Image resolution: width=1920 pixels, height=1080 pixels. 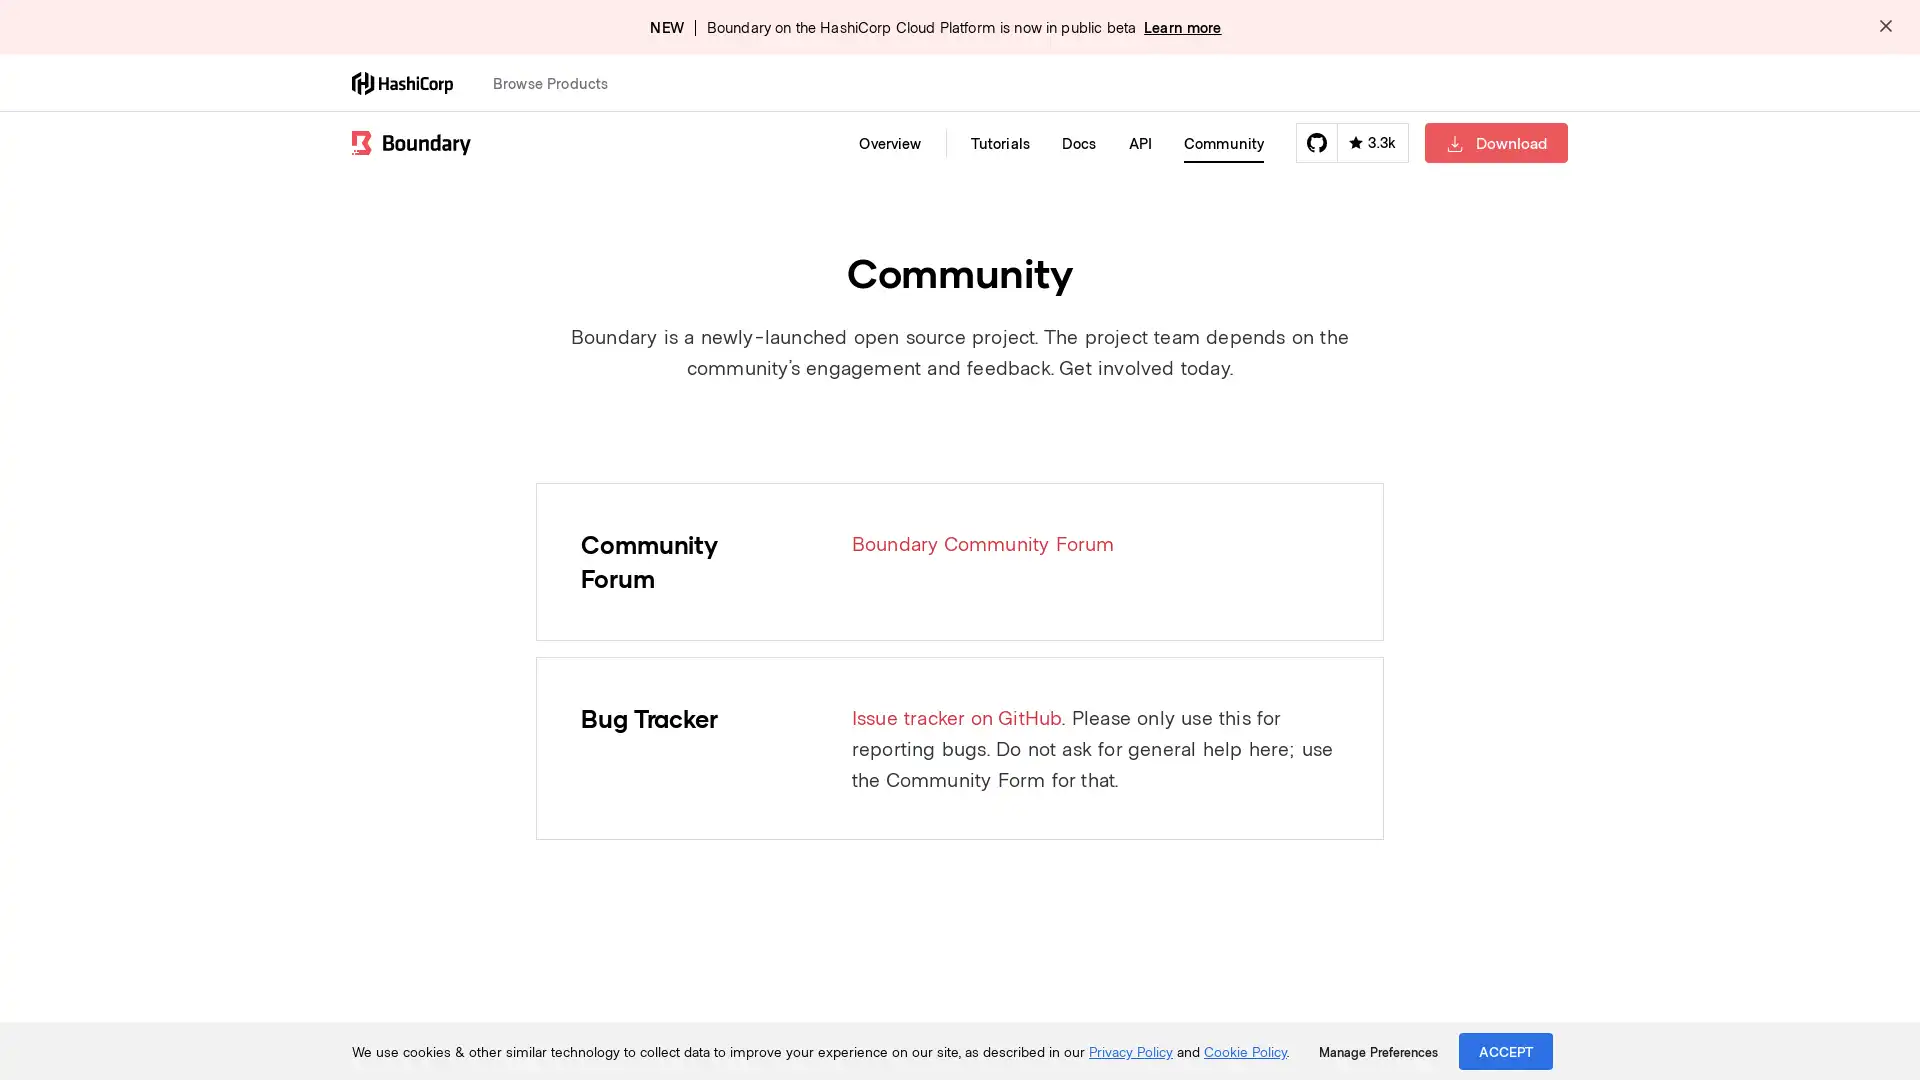 I want to click on Manage Preferences, so click(x=1377, y=1051).